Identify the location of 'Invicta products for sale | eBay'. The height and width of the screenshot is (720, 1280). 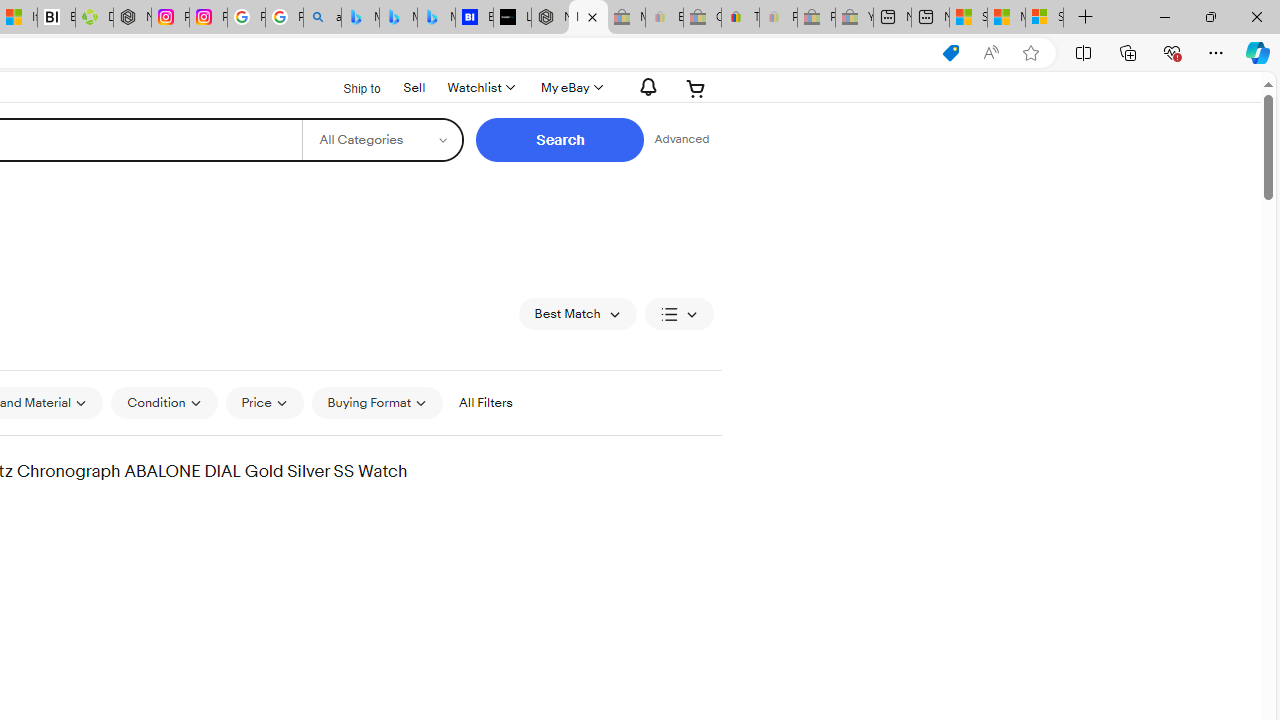
(587, 17).